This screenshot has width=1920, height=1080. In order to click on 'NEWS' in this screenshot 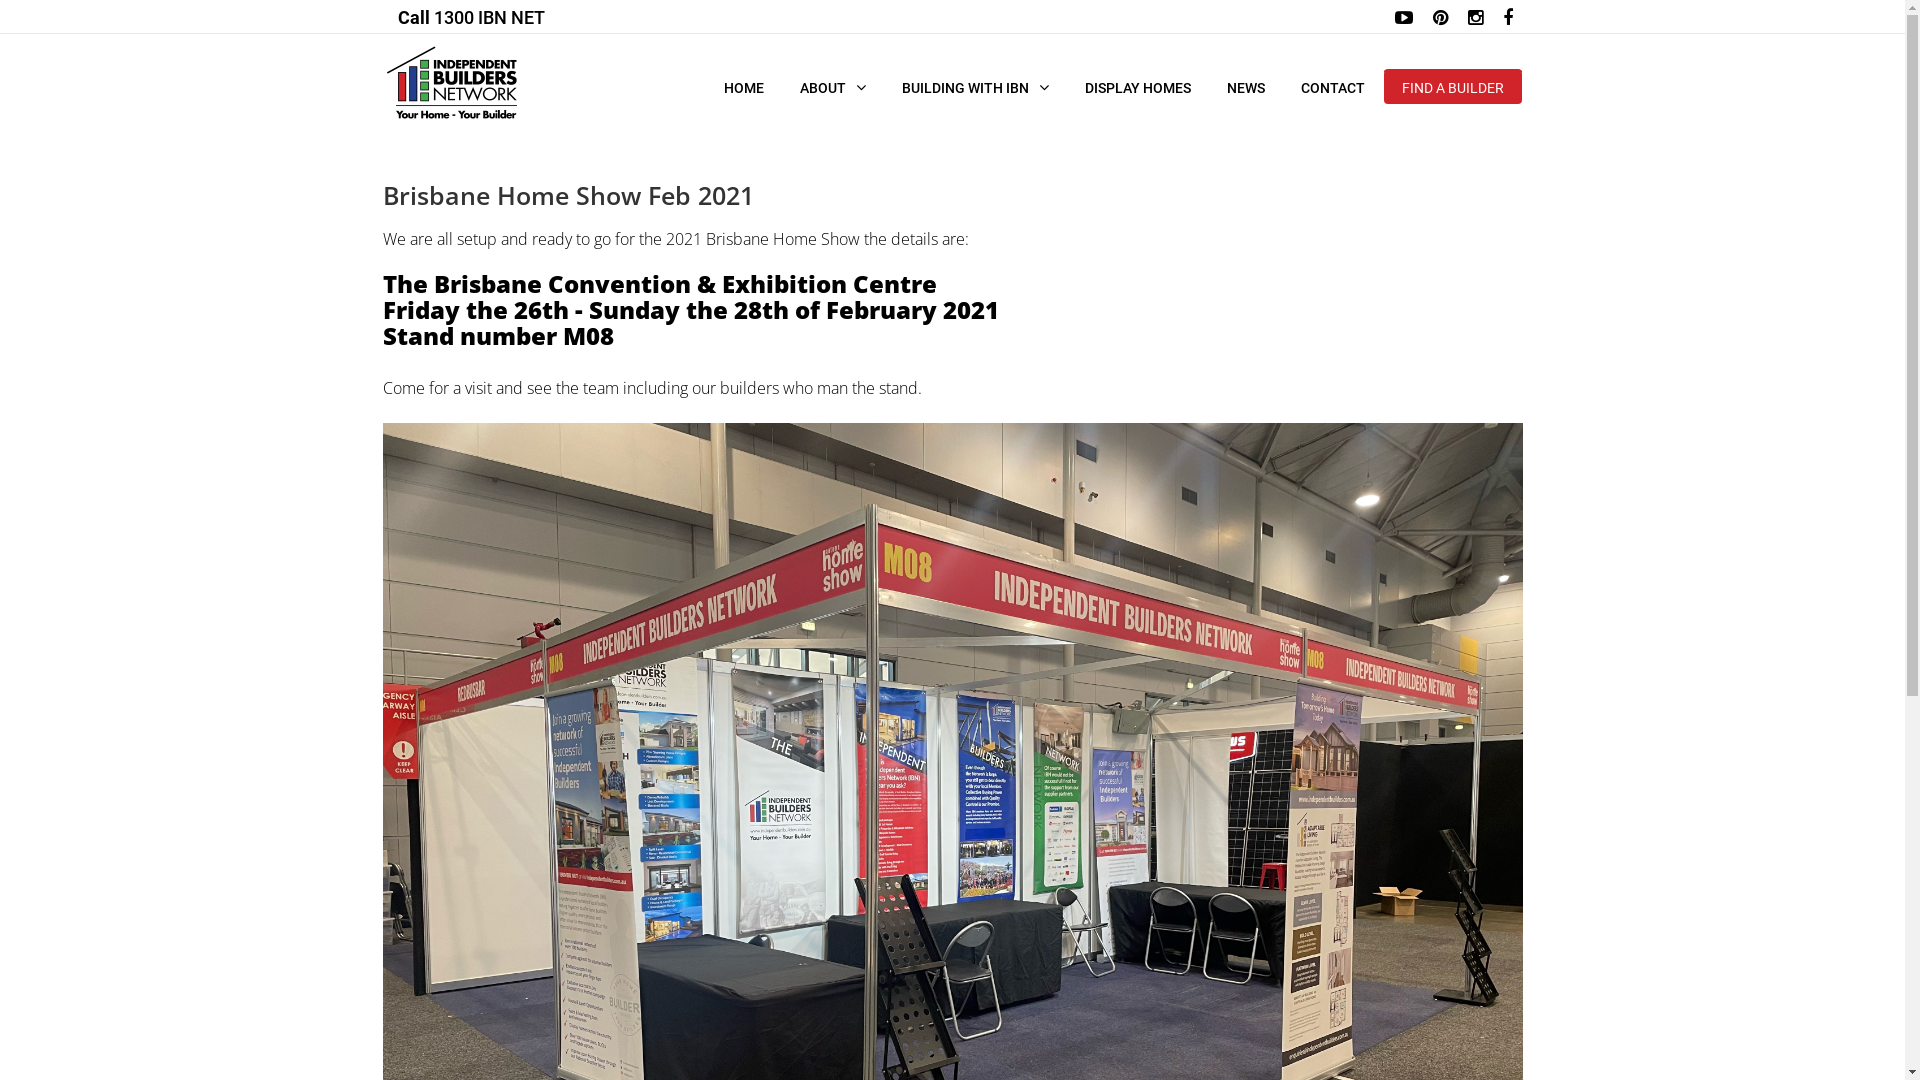, I will do `click(1207, 85)`.